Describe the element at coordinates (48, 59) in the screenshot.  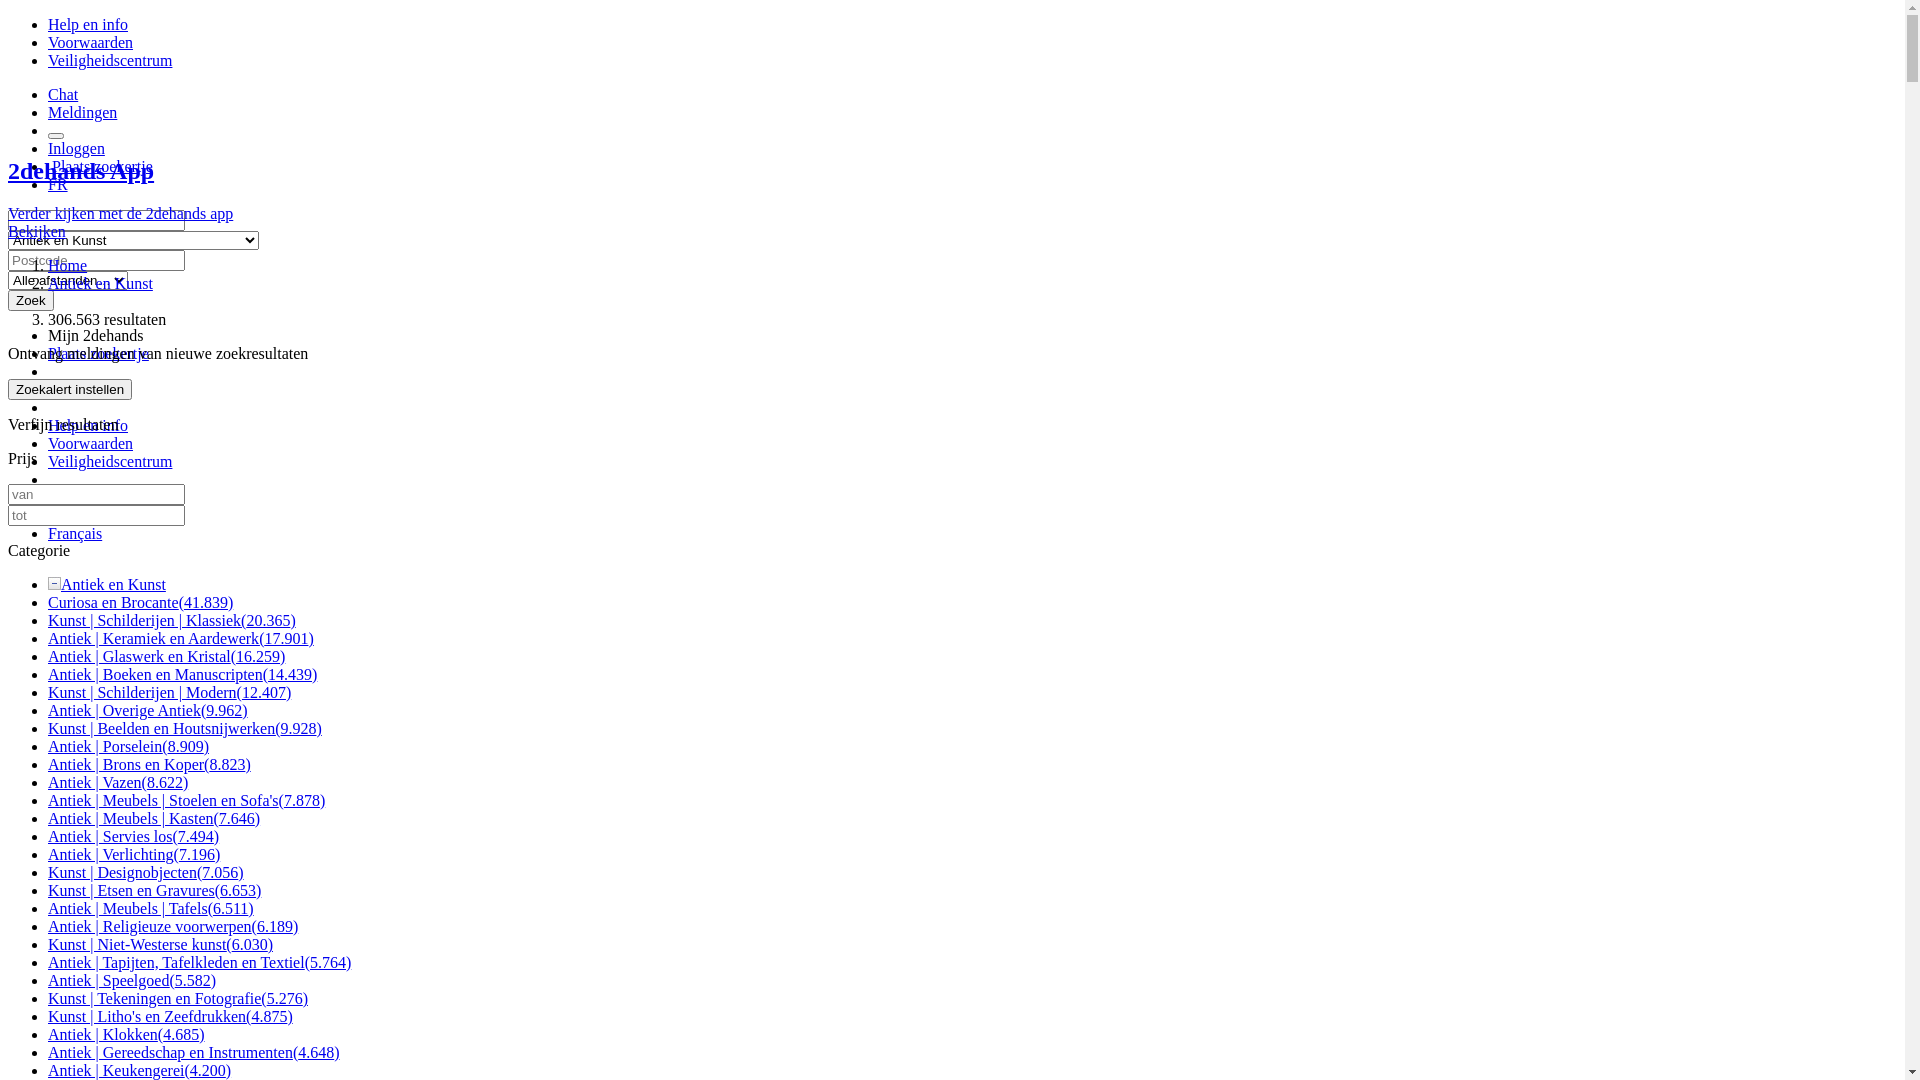
I see `'Veiligheidscentrum'` at that location.